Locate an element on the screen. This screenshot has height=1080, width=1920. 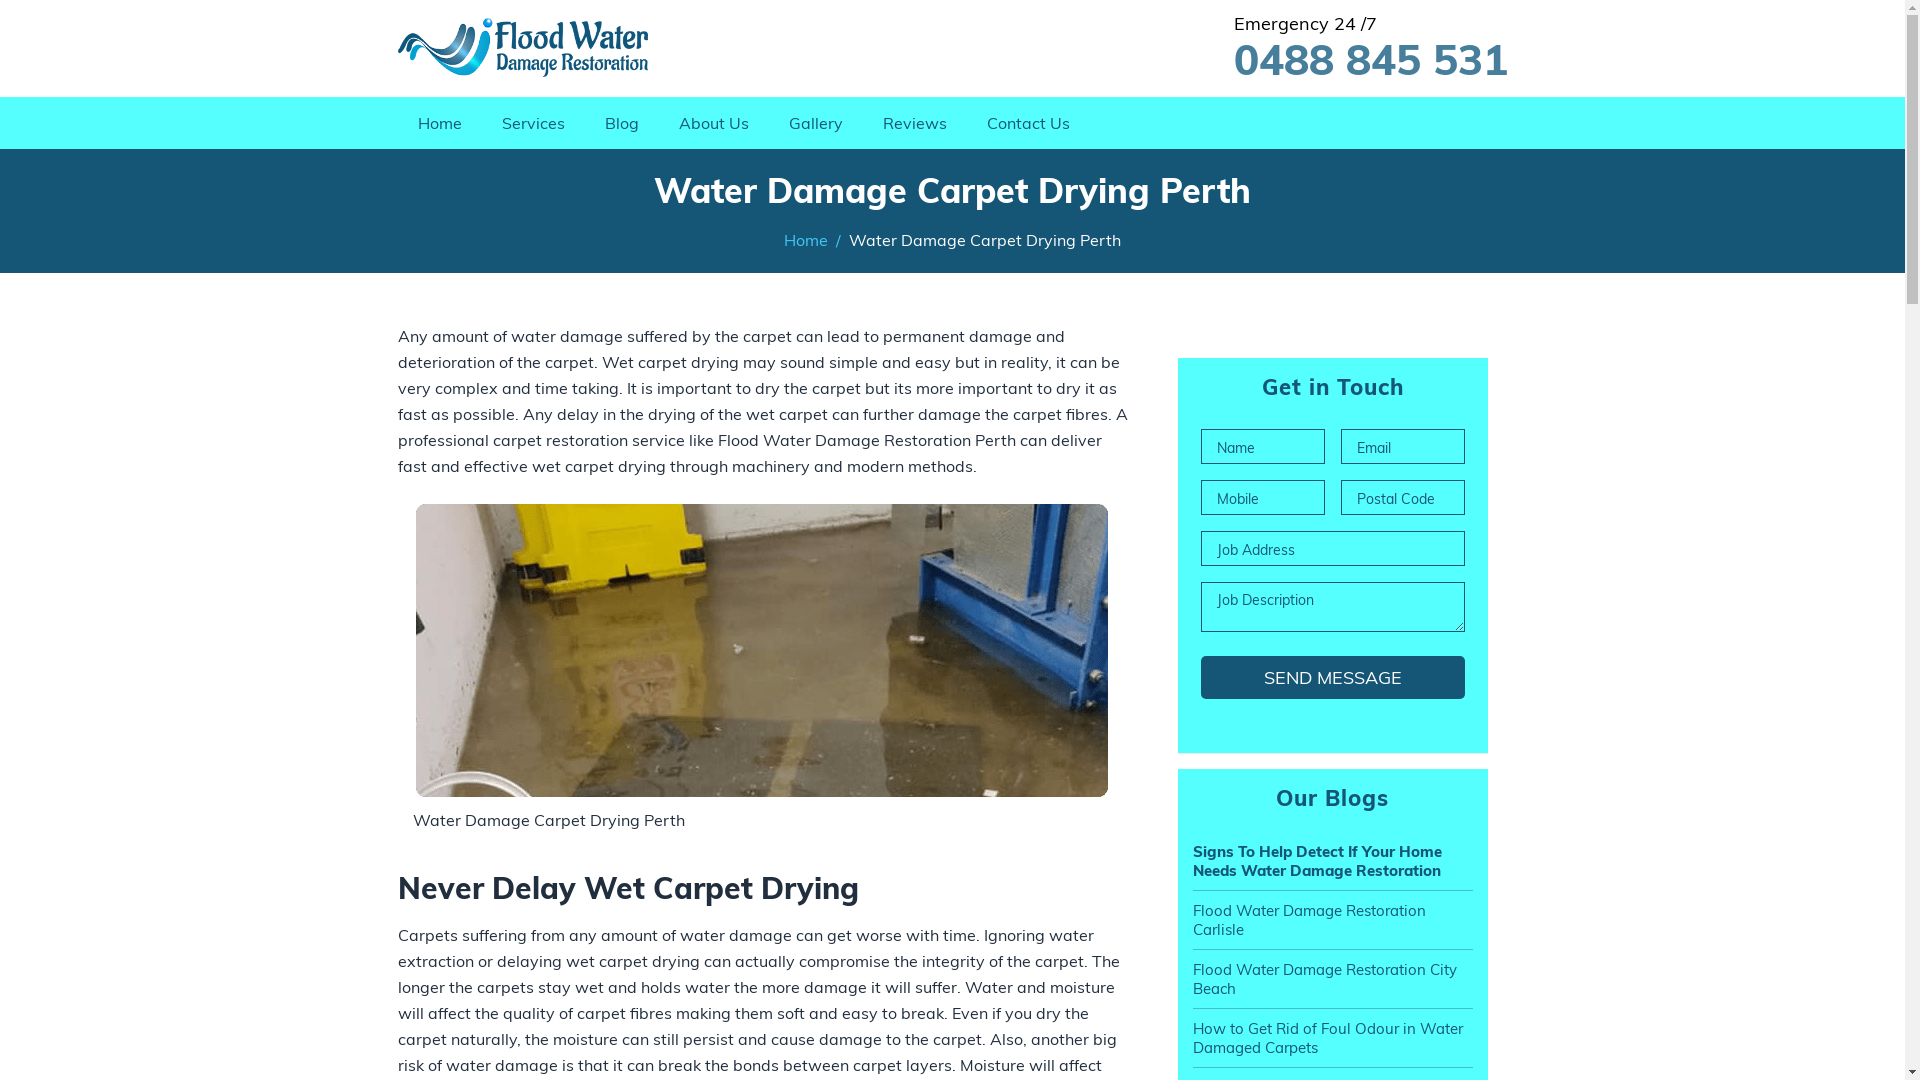
'Flood Water Damage Restoration Carlisle' is located at coordinates (1191, 920).